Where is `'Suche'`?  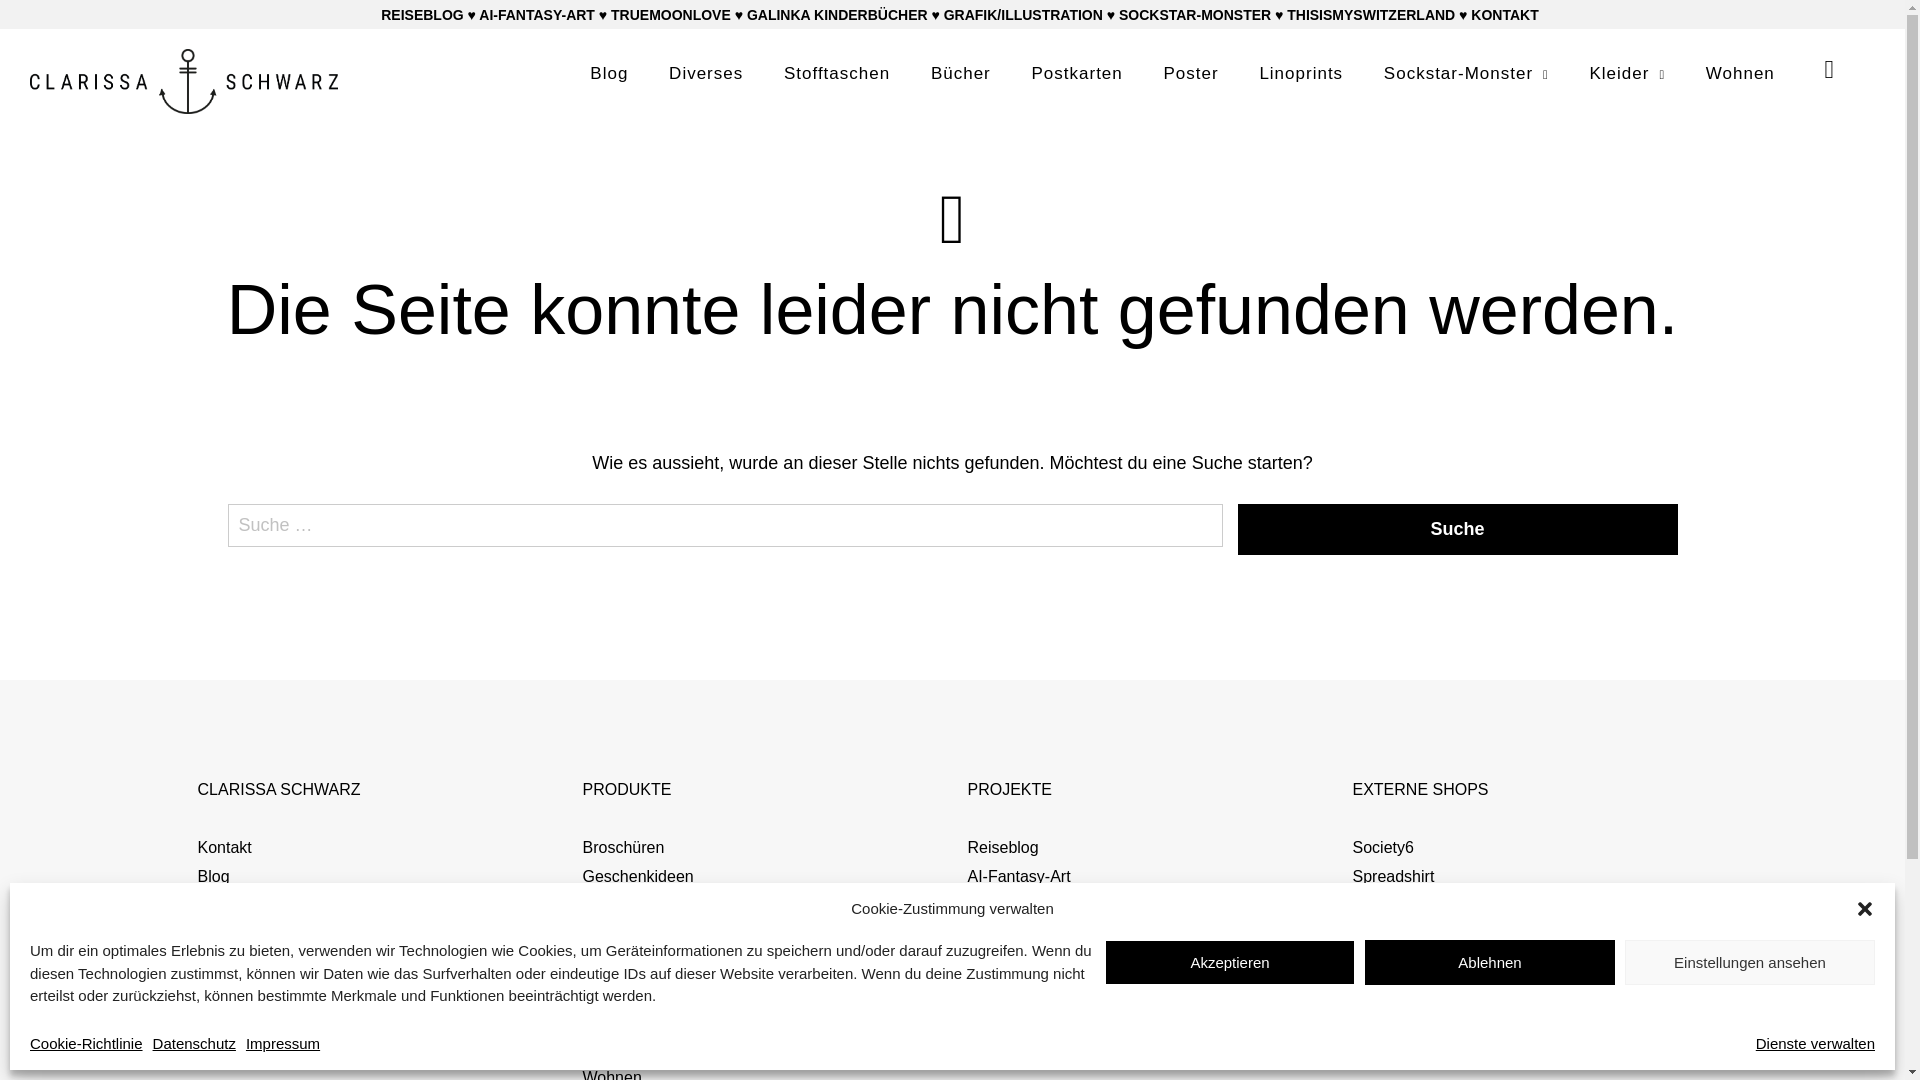
'Suche' is located at coordinates (1458, 528).